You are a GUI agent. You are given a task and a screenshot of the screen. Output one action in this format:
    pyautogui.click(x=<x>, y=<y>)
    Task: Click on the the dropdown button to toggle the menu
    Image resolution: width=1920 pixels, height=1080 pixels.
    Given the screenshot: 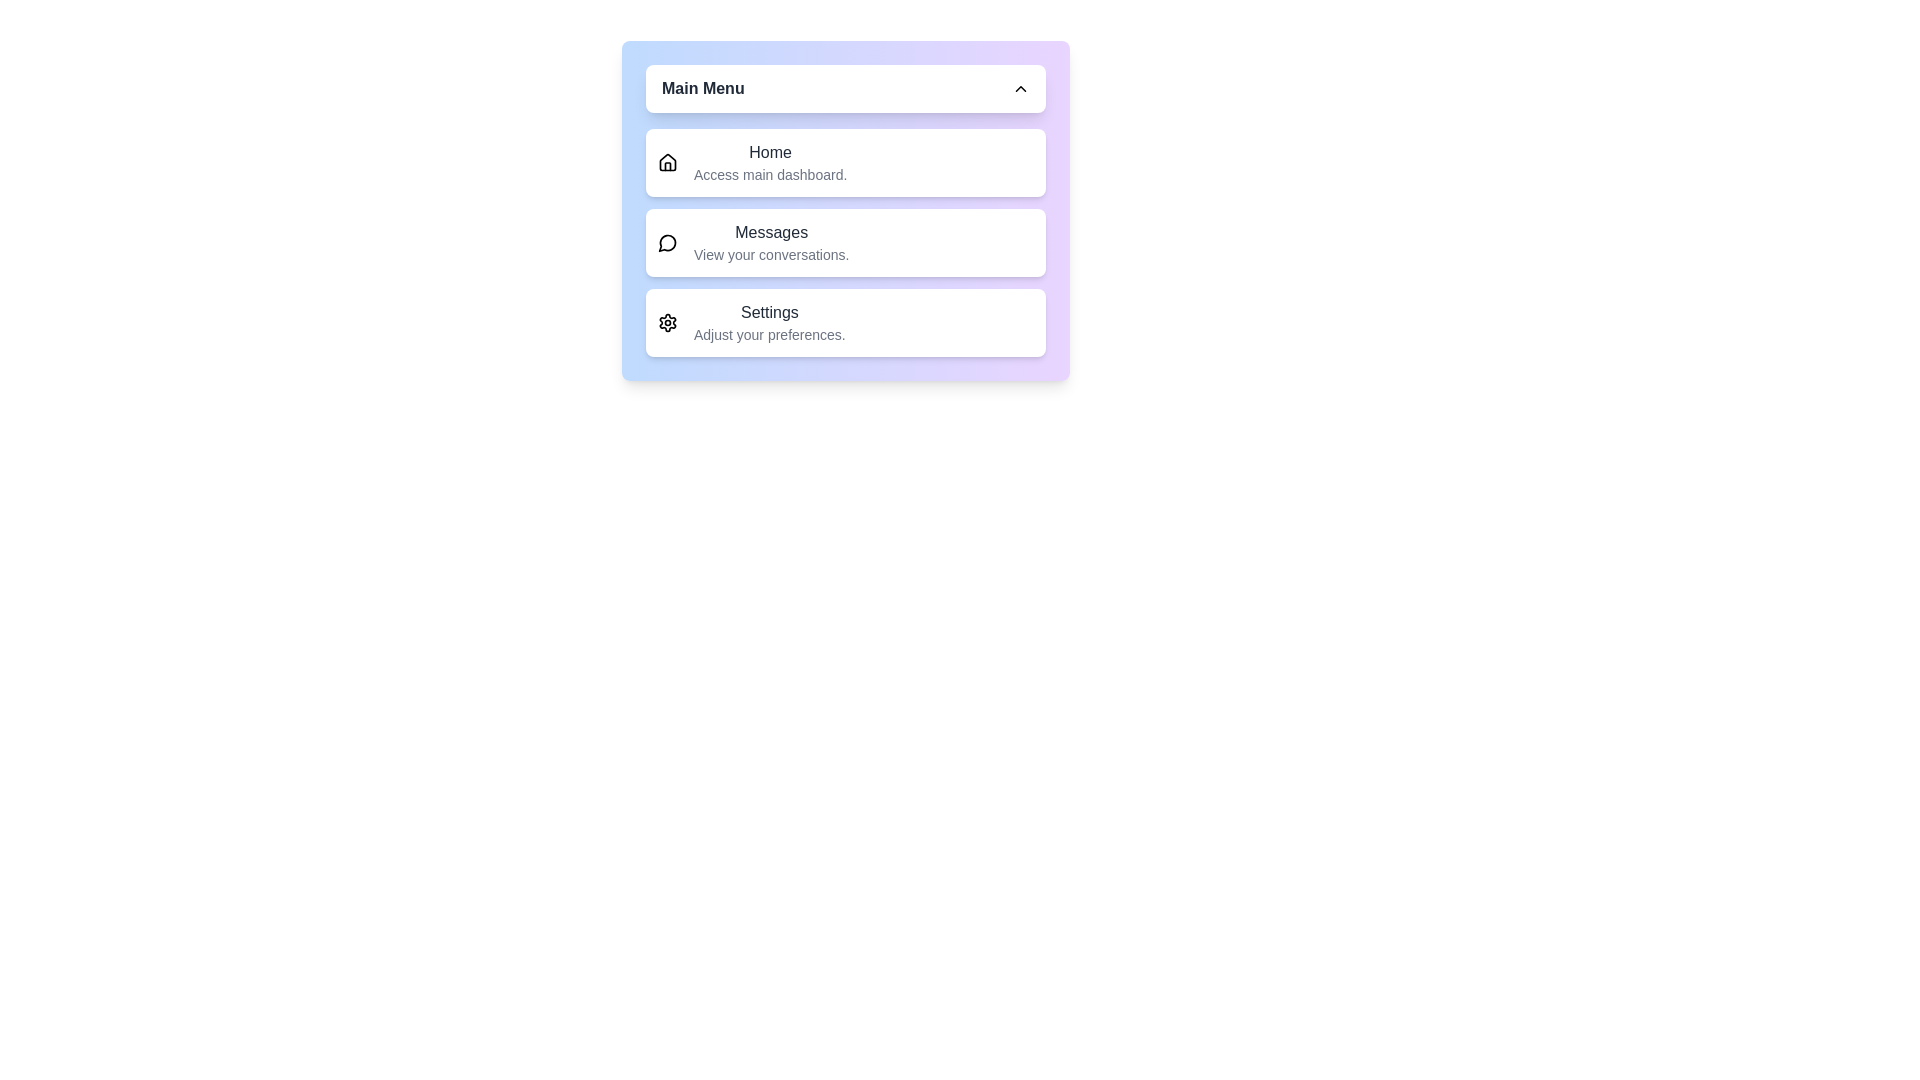 What is the action you would take?
    pyautogui.click(x=845, y=87)
    